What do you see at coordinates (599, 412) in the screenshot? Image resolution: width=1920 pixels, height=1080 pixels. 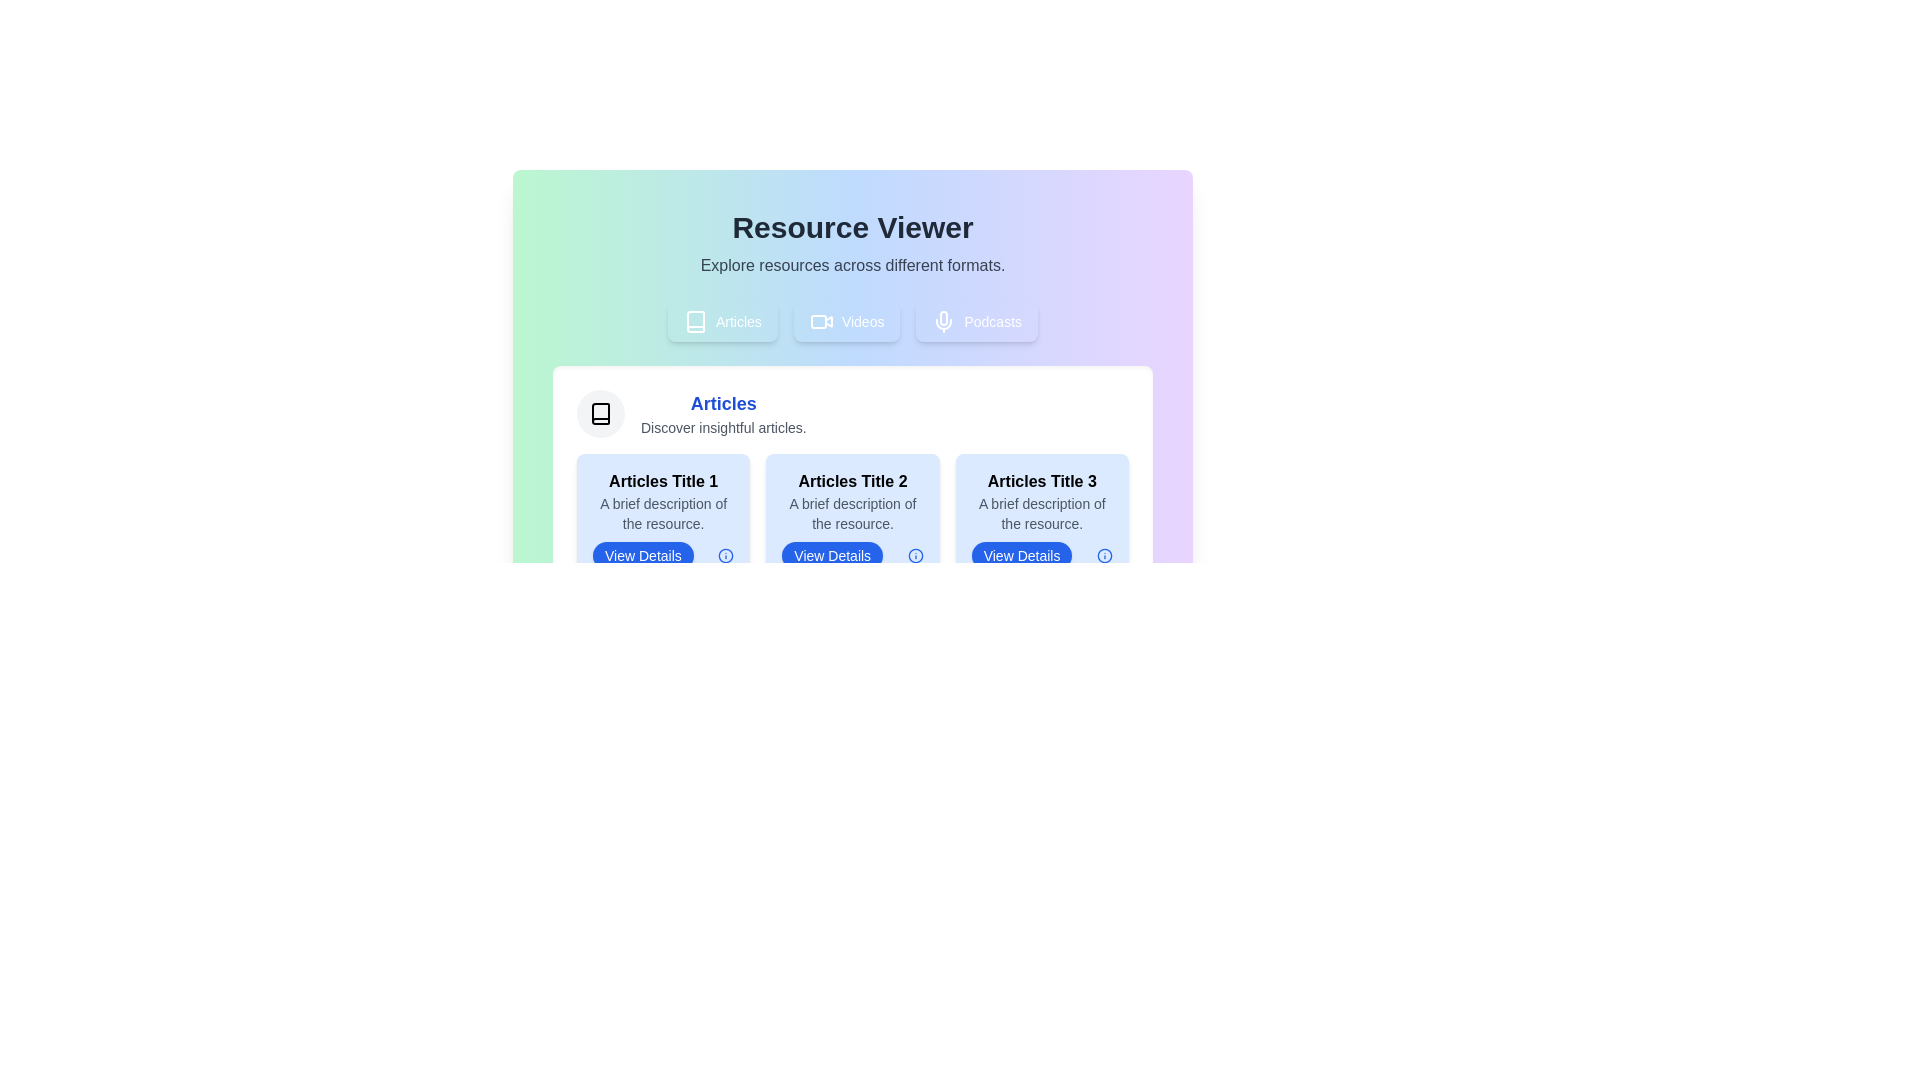 I see `the Graphic icon that represents the articles section, located in the far left of the box labeled 'Articles', adjacent to the title text 'Articles'` at bounding box center [599, 412].